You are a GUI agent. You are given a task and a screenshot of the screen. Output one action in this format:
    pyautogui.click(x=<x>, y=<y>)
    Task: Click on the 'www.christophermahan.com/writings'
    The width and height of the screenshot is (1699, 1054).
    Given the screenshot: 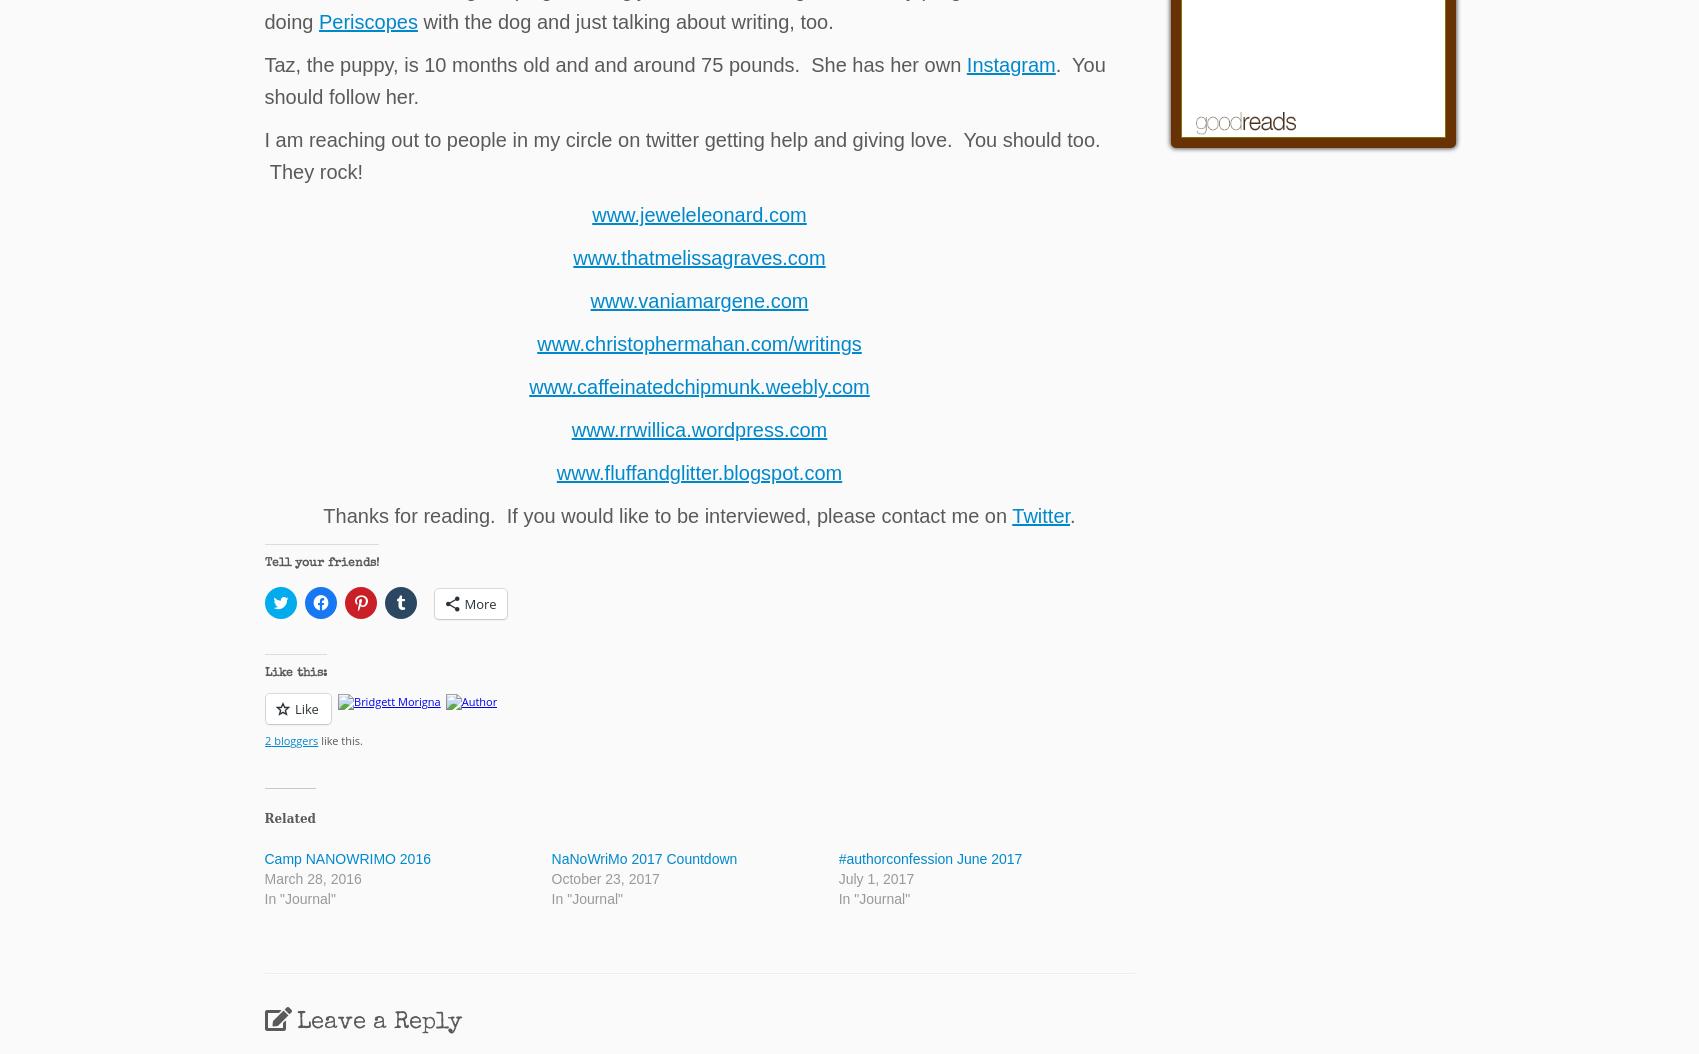 What is the action you would take?
    pyautogui.click(x=697, y=344)
    